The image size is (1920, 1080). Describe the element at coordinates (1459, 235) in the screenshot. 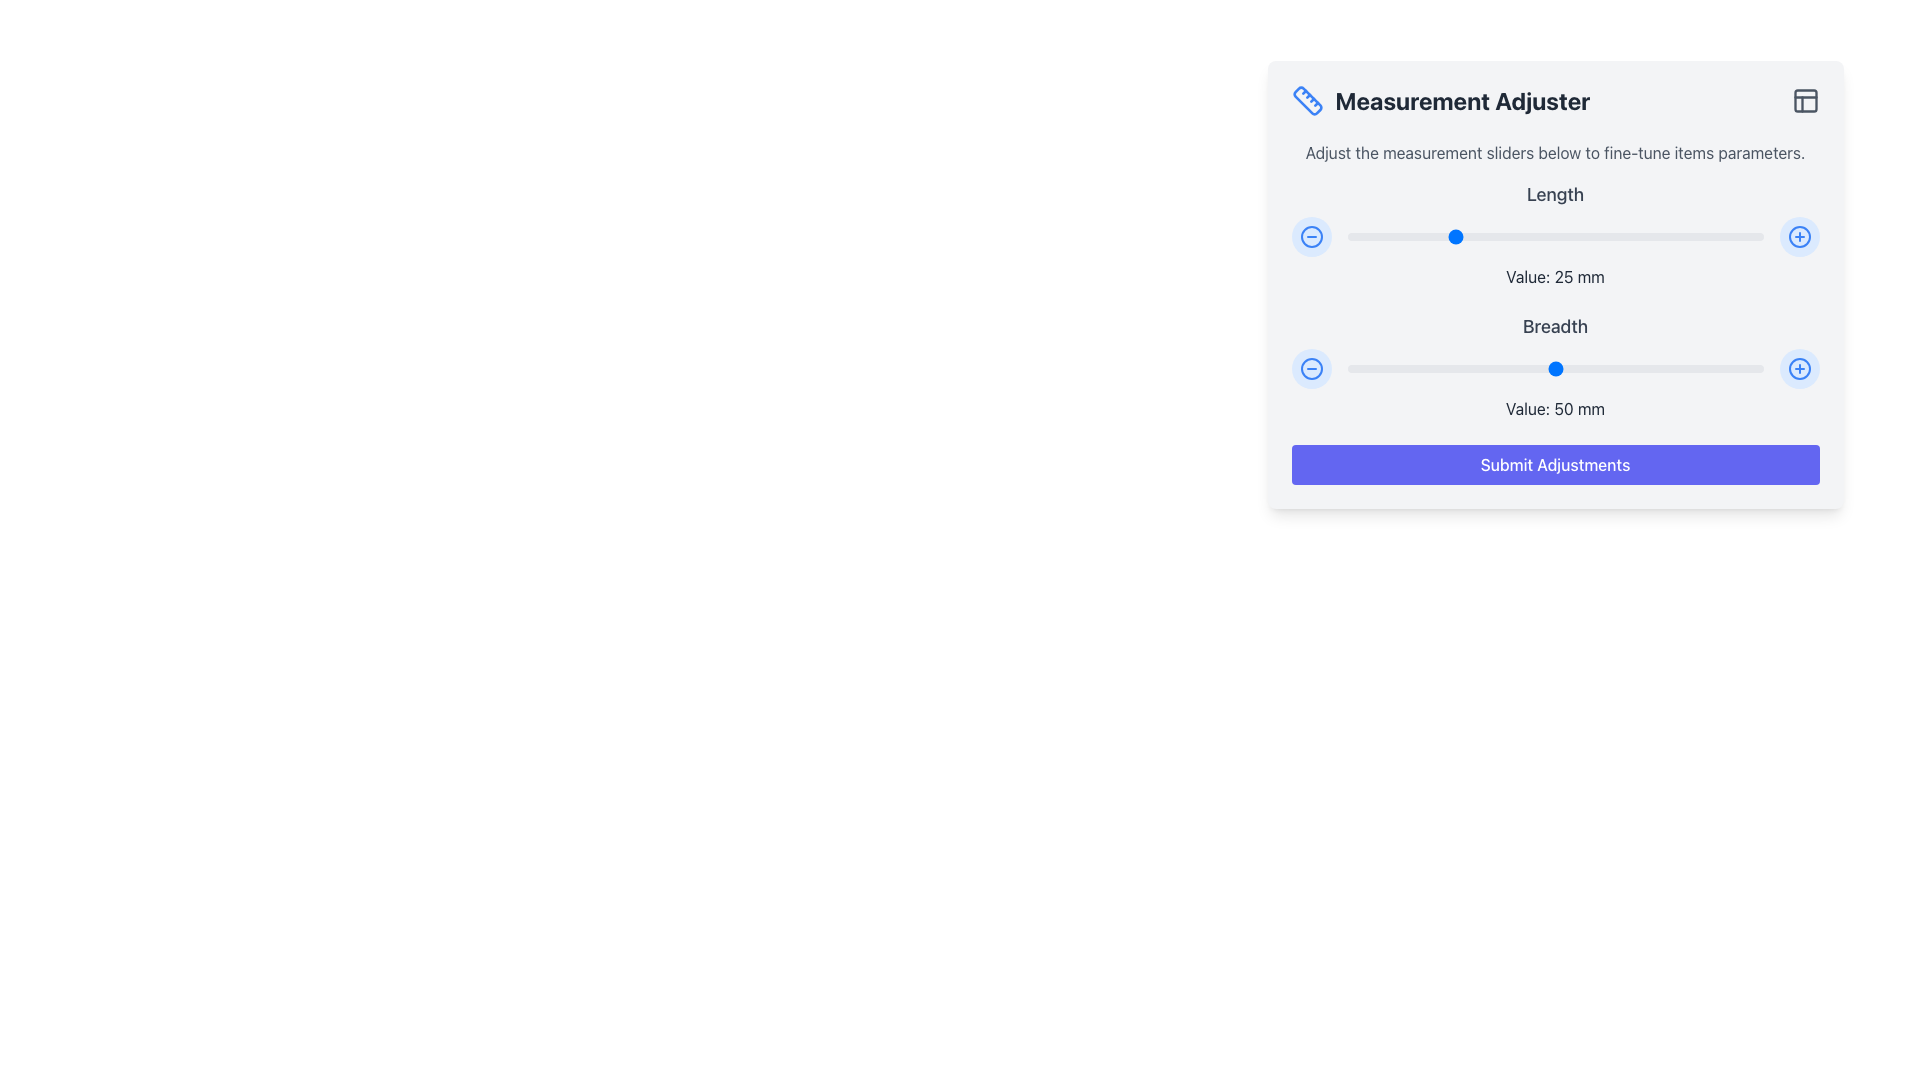

I see `the length value` at that location.